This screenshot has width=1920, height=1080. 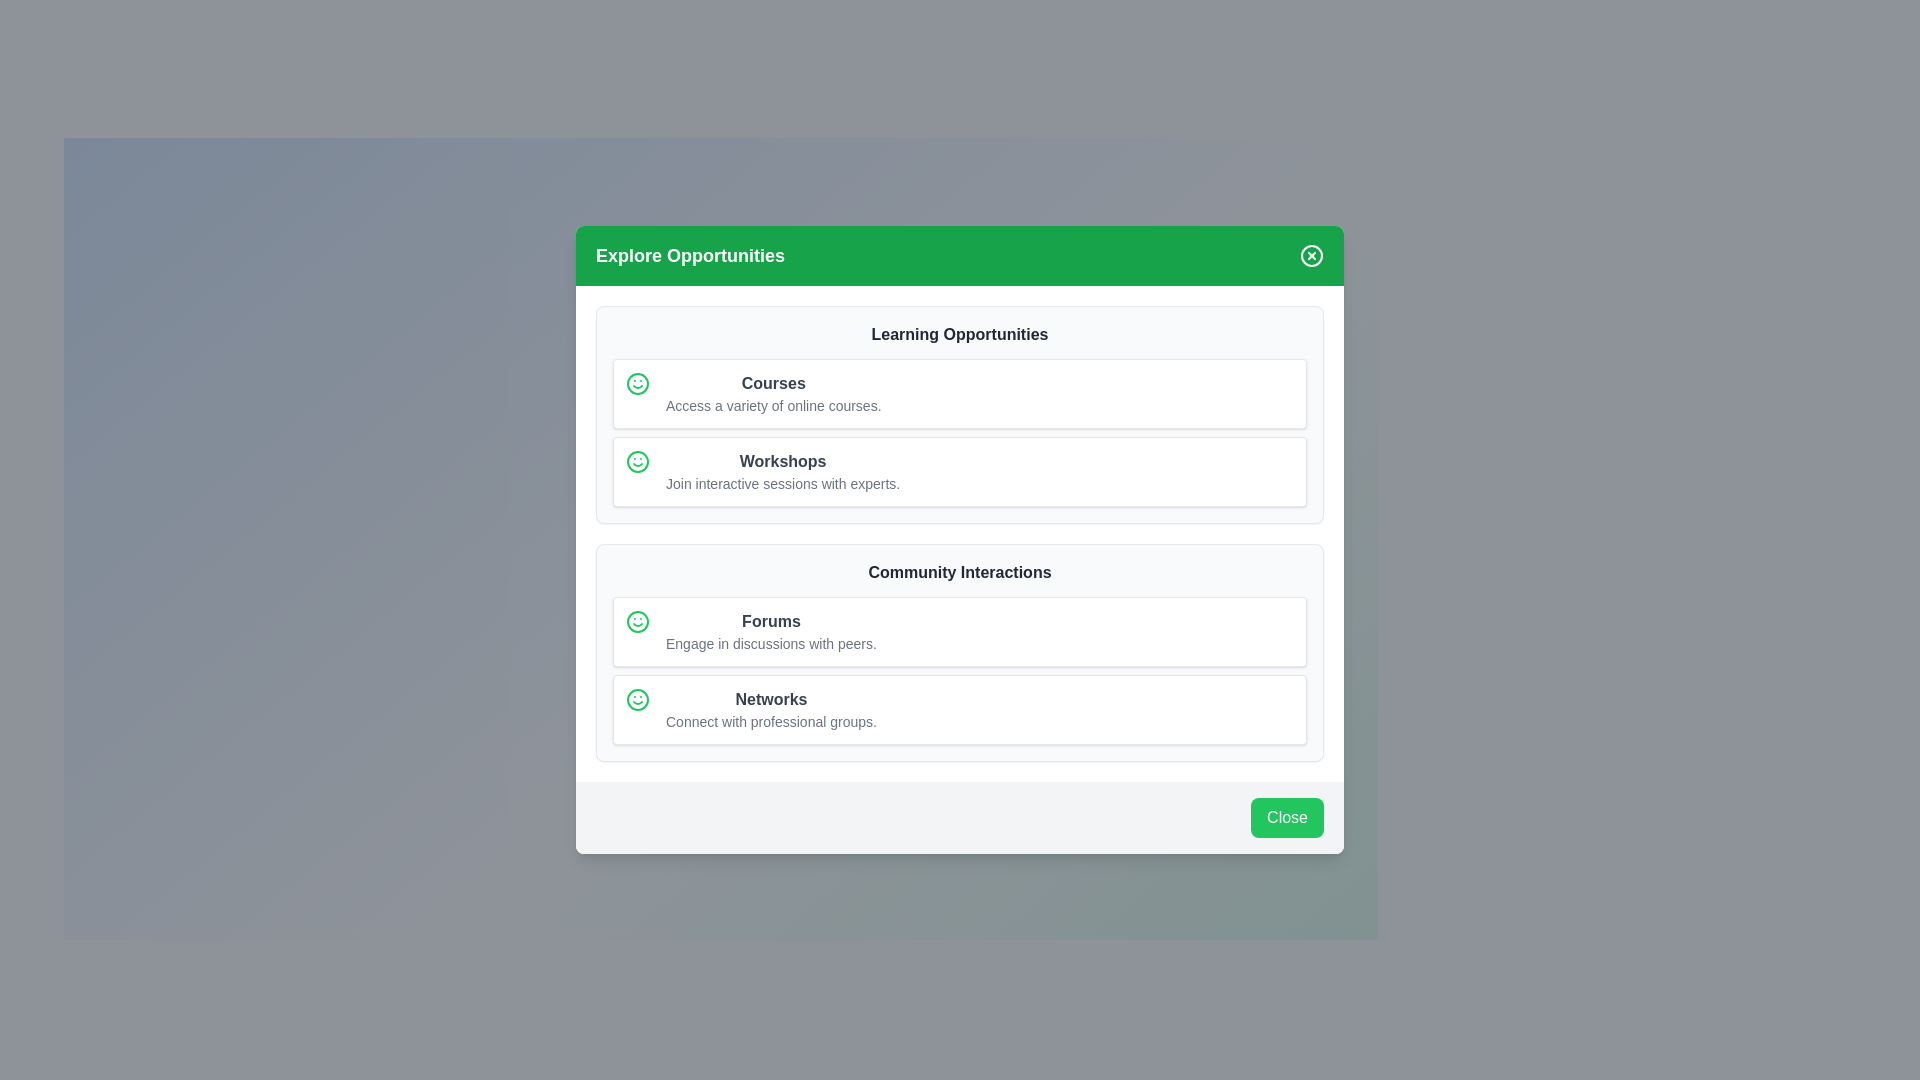 What do you see at coordinates (690, 254) in the screenshot?
I see `the text label displaying 'Explore Opportunities', which is bold and large, set against a green background in the toolbar area` at bounding box center [690, 254].